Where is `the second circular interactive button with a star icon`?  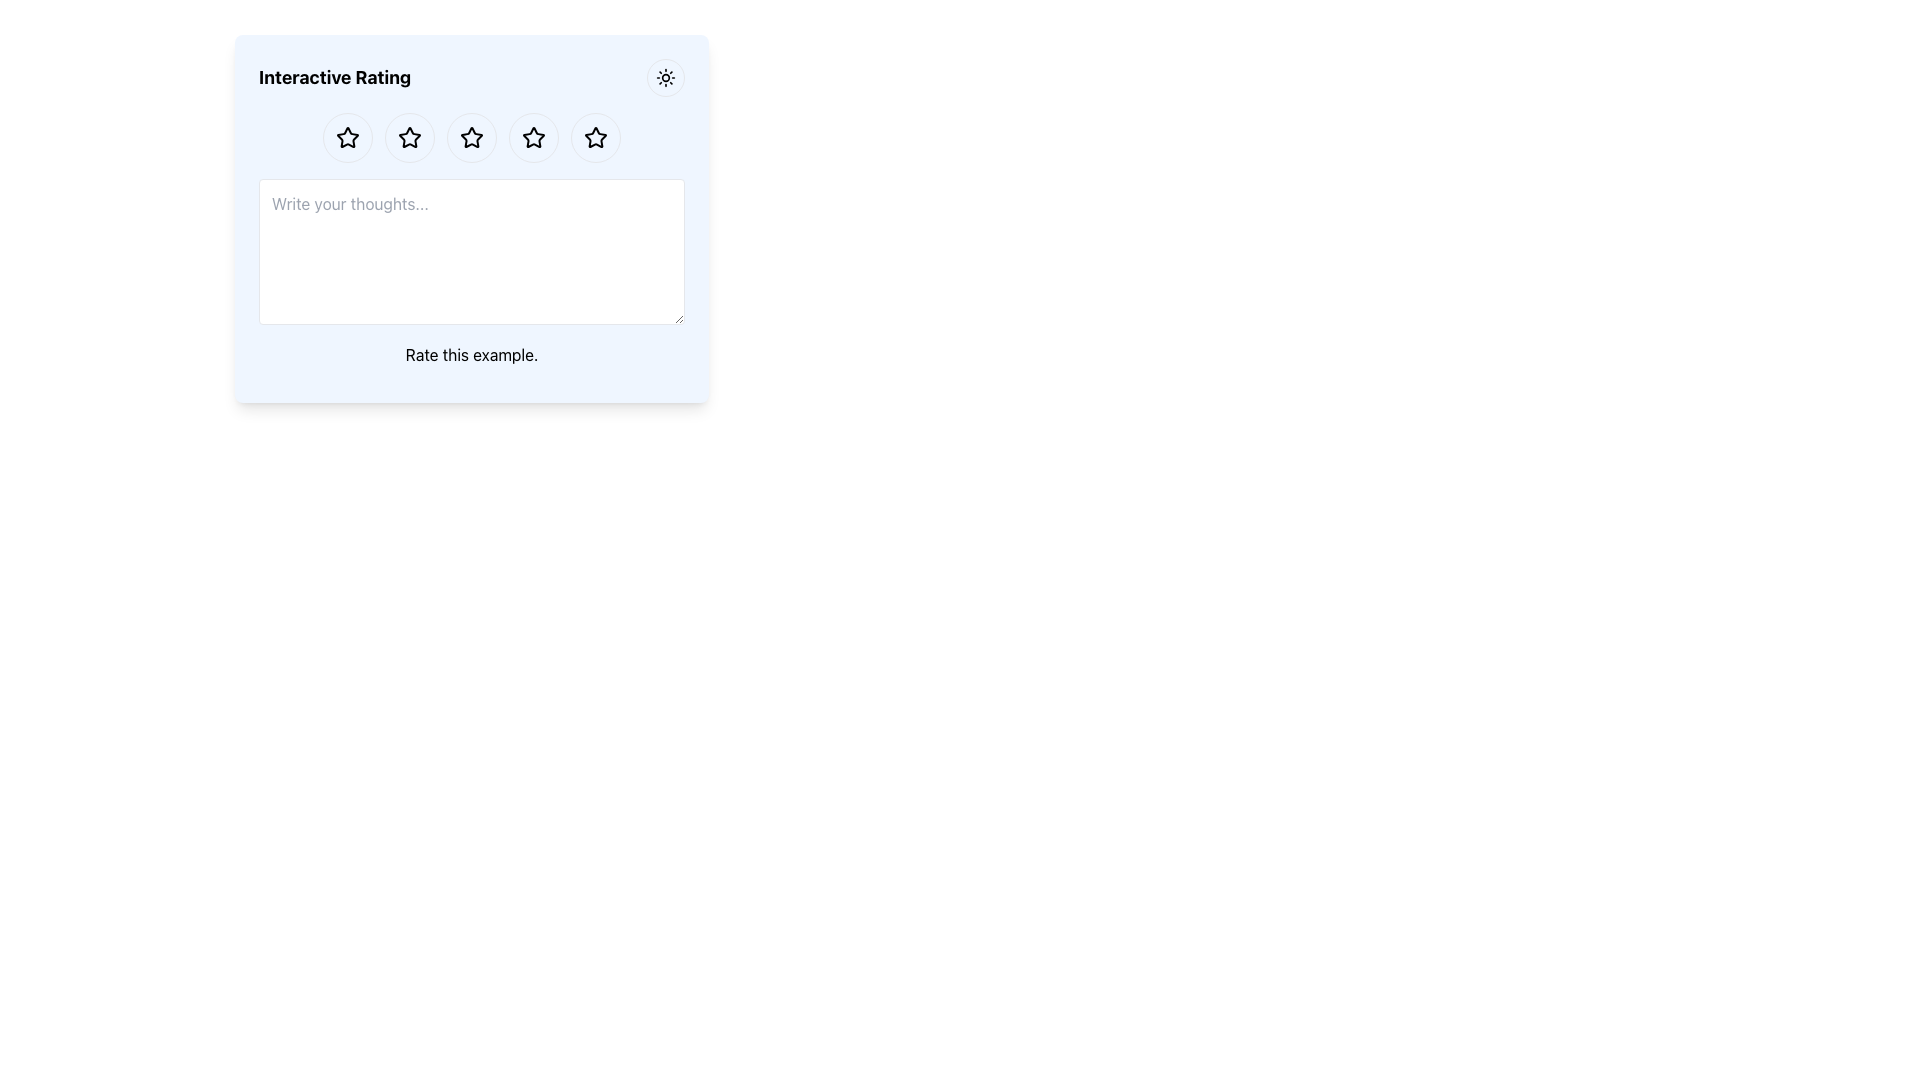
the second circular interactive button with a star icon is located at coordinates (408, 137).